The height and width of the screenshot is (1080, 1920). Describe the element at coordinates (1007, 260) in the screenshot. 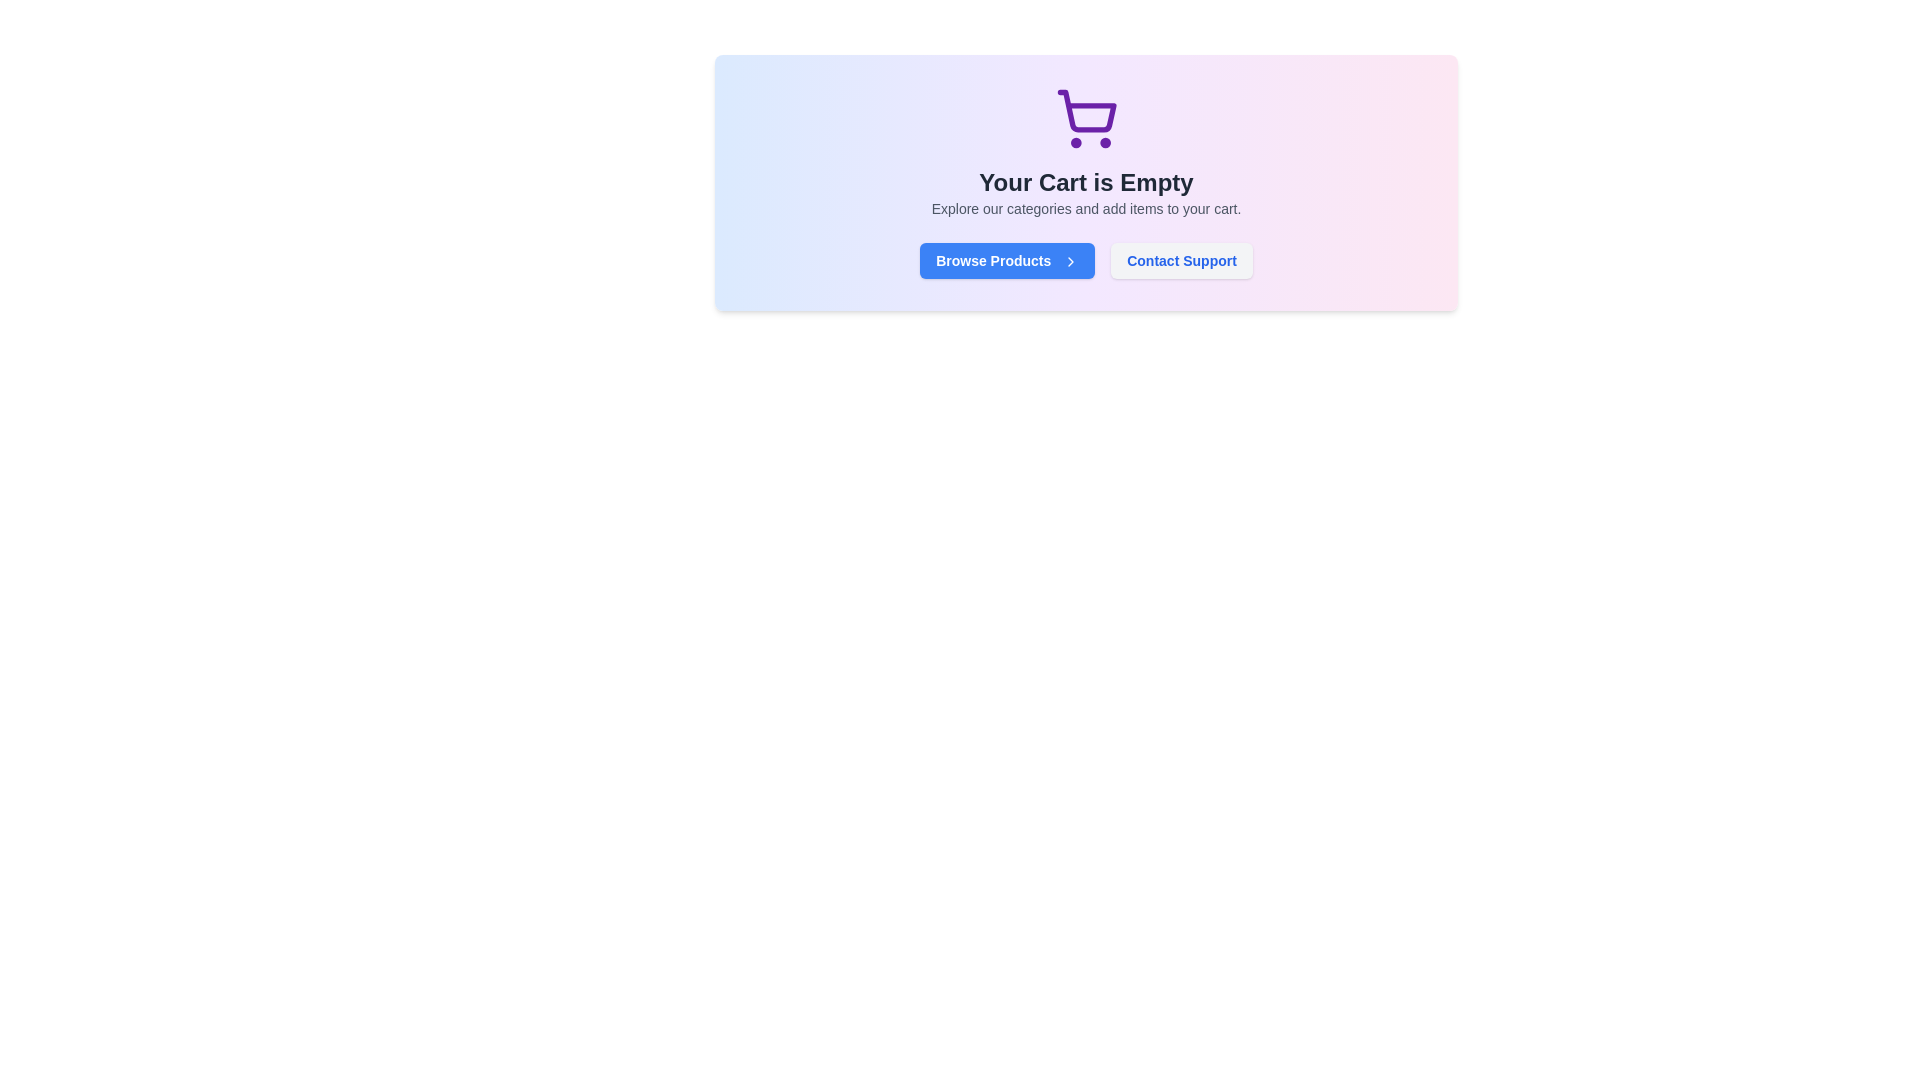

I see `the blue button labeled 'Browse Products'` at that location.